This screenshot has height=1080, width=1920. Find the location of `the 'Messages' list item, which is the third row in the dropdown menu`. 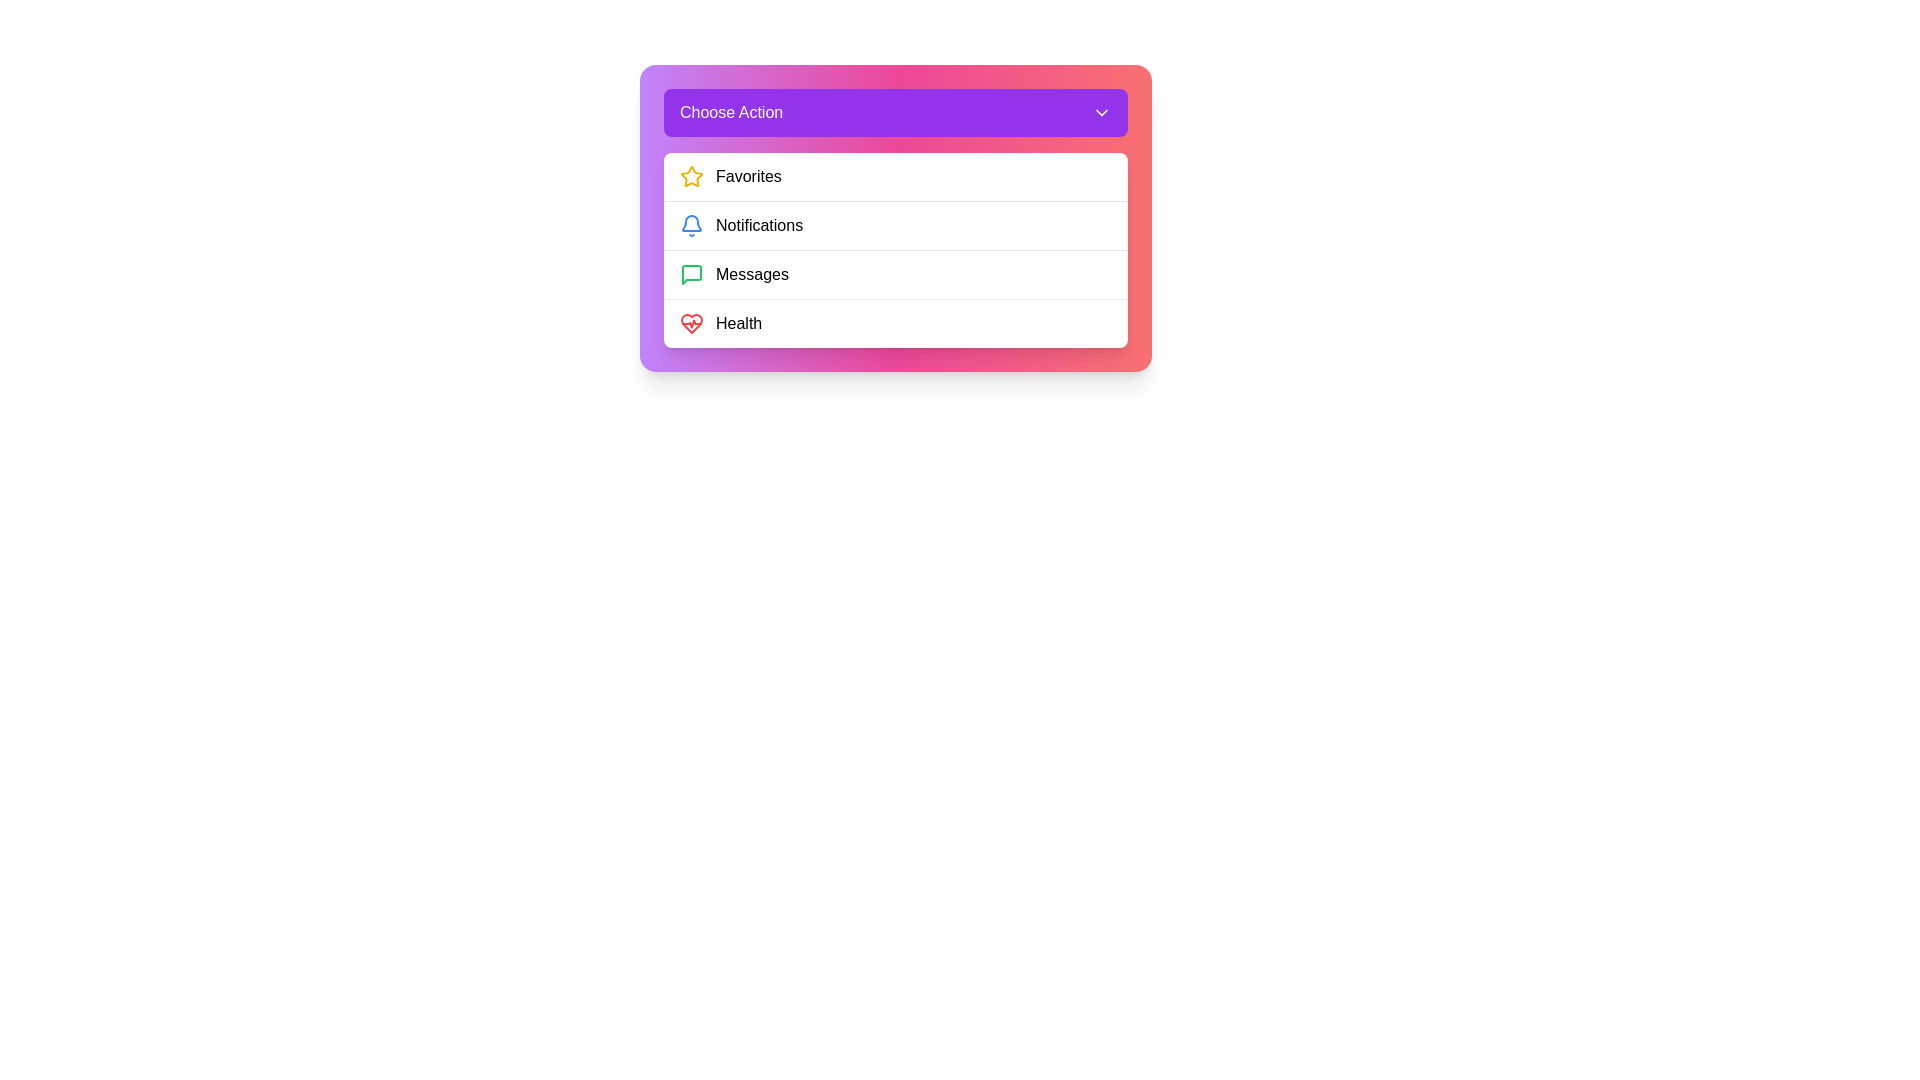

the 'Messages' list item, which is the third row in the dropdown menu is located at coordinates (895, 274).